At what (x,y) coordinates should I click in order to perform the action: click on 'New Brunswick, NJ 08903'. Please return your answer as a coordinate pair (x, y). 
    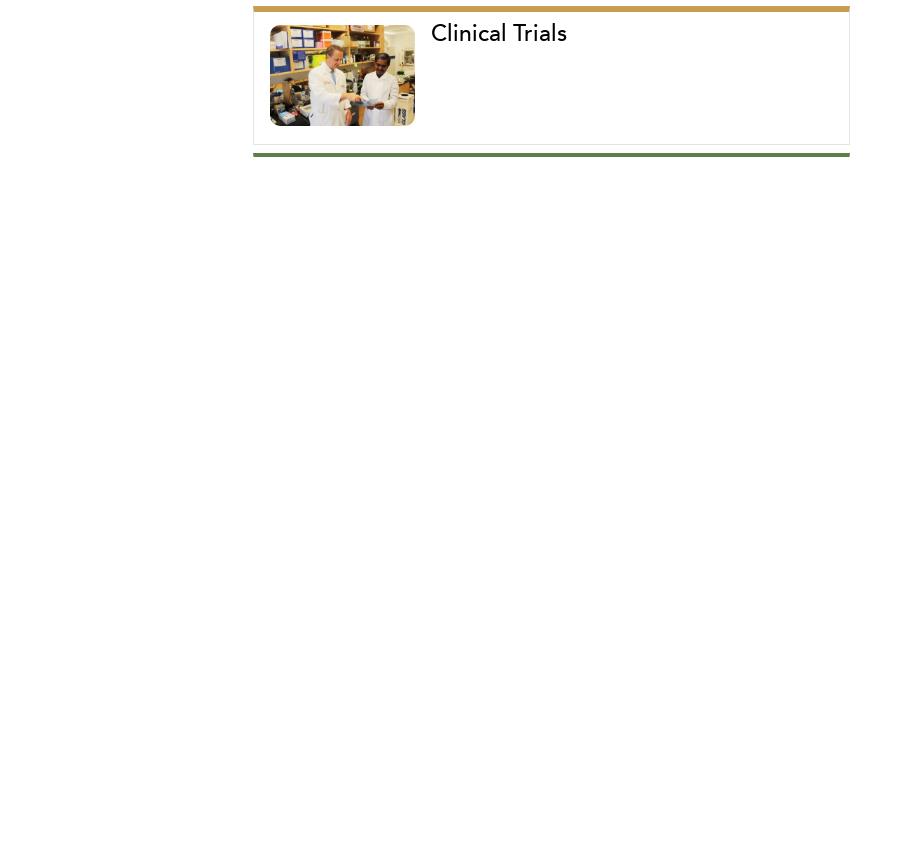
    Looking at the image, I should click on (308, 250).